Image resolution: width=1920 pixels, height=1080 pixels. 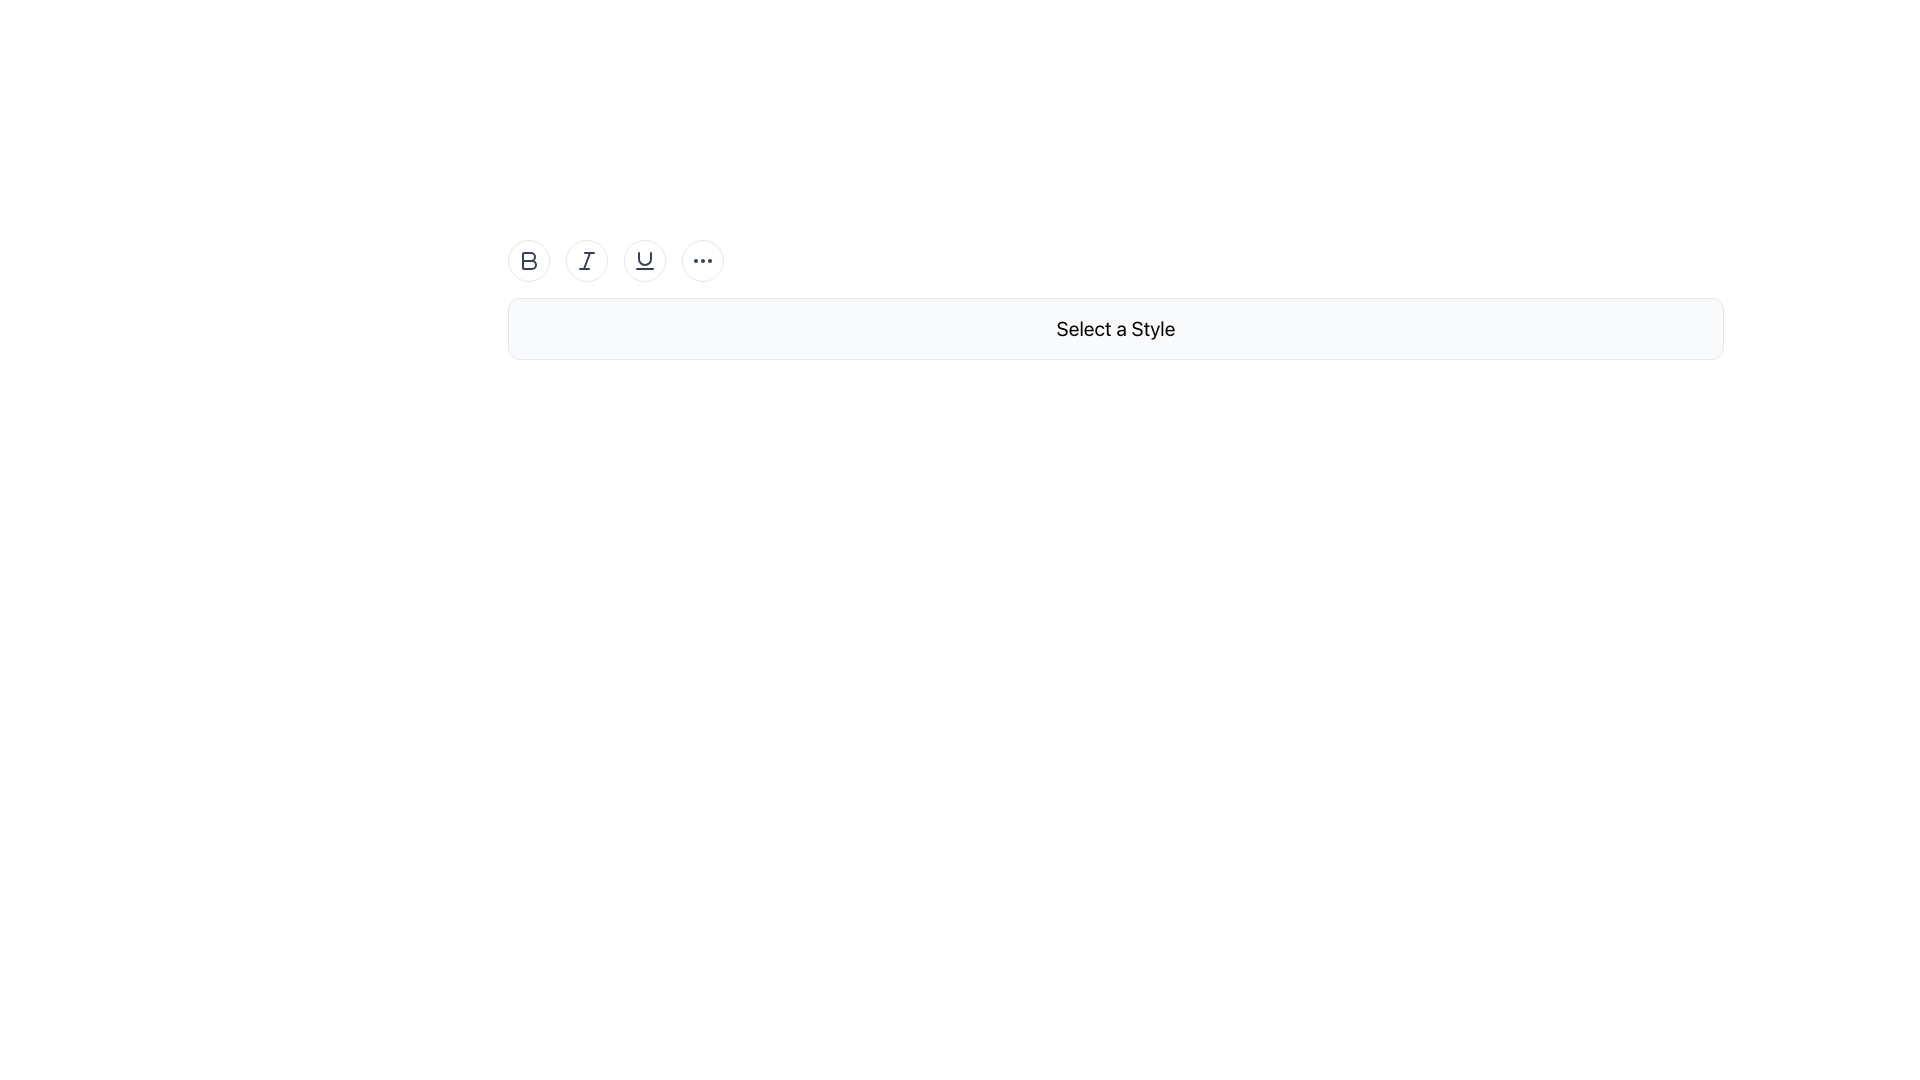 What do you see at coordinates (644, 260) in the screenshot?
I see `the icon button resembling an underline symbol located in the toolbar` at bounding box center [644, 260].